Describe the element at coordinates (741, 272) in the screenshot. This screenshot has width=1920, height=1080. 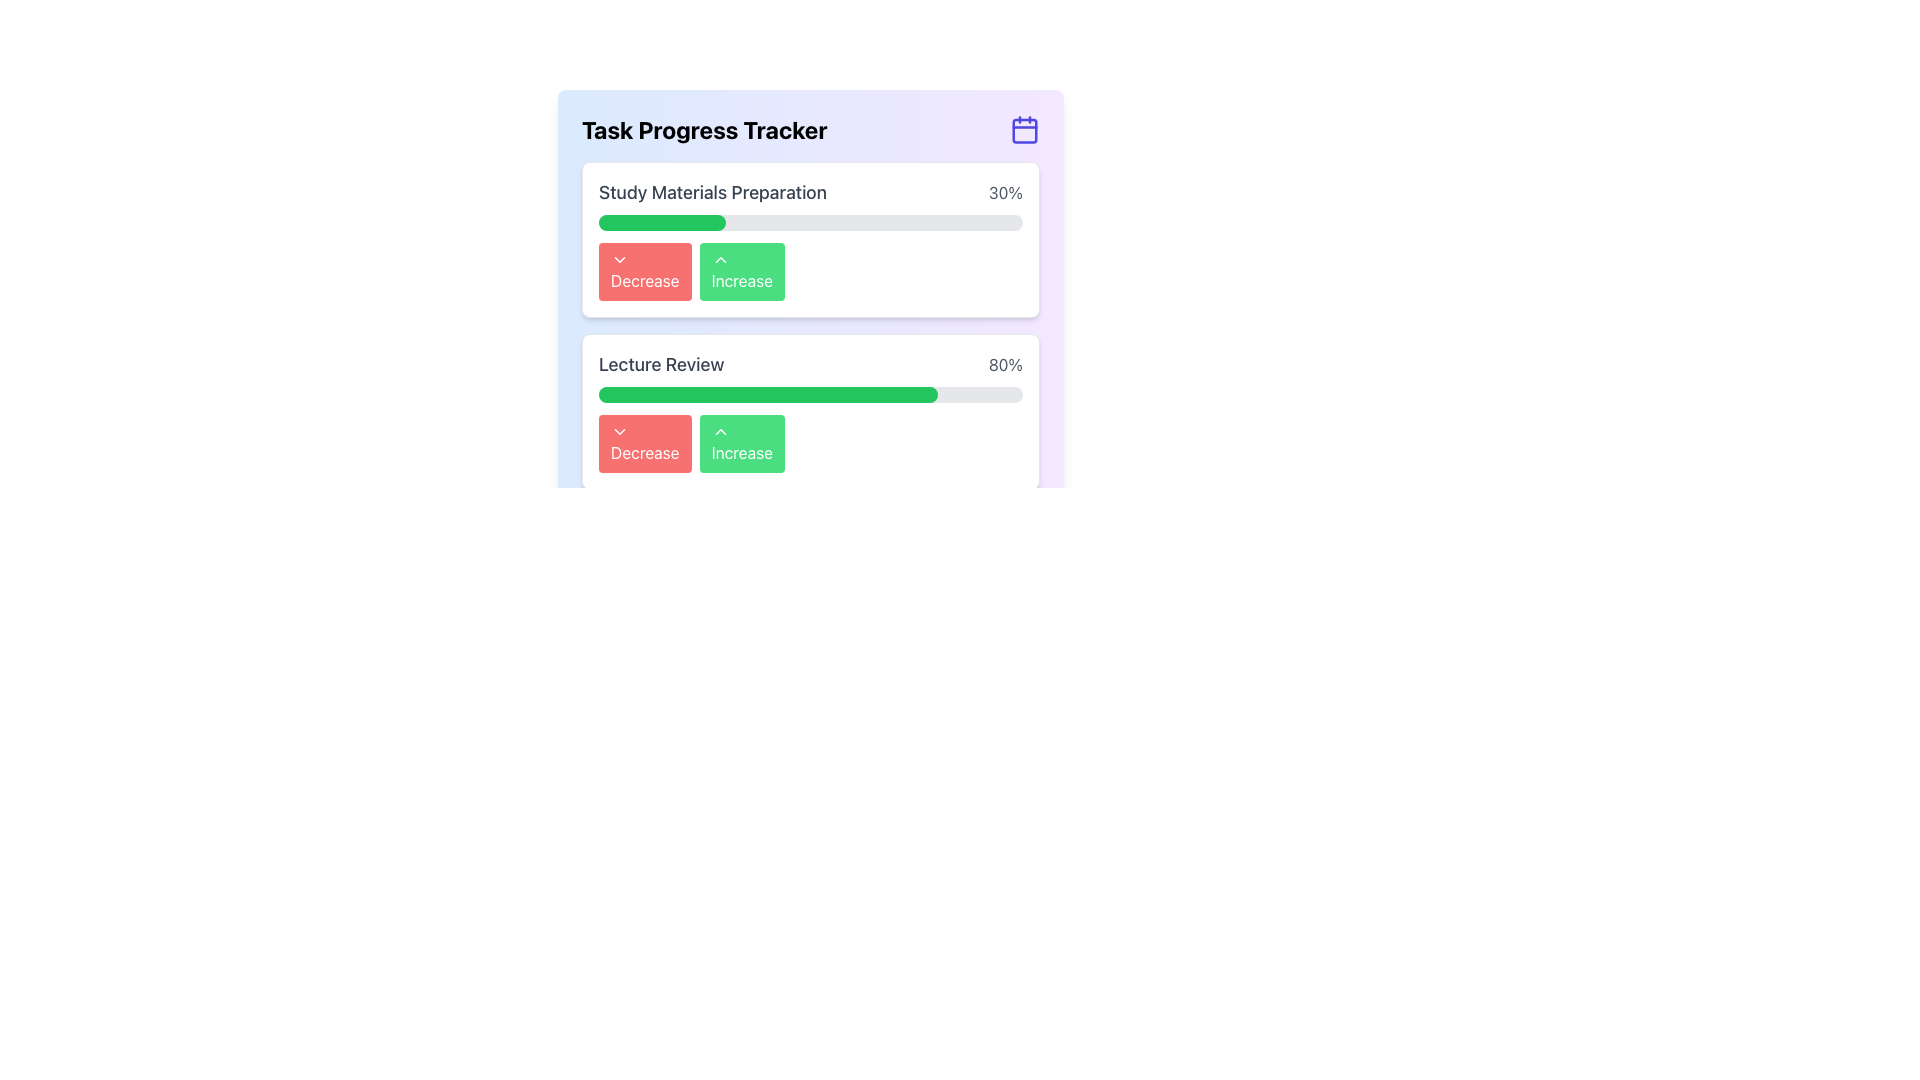
I see `the button that increases the value for 'Study Materials Preparation', located to the right of the red 'Decrease' button` at that location.